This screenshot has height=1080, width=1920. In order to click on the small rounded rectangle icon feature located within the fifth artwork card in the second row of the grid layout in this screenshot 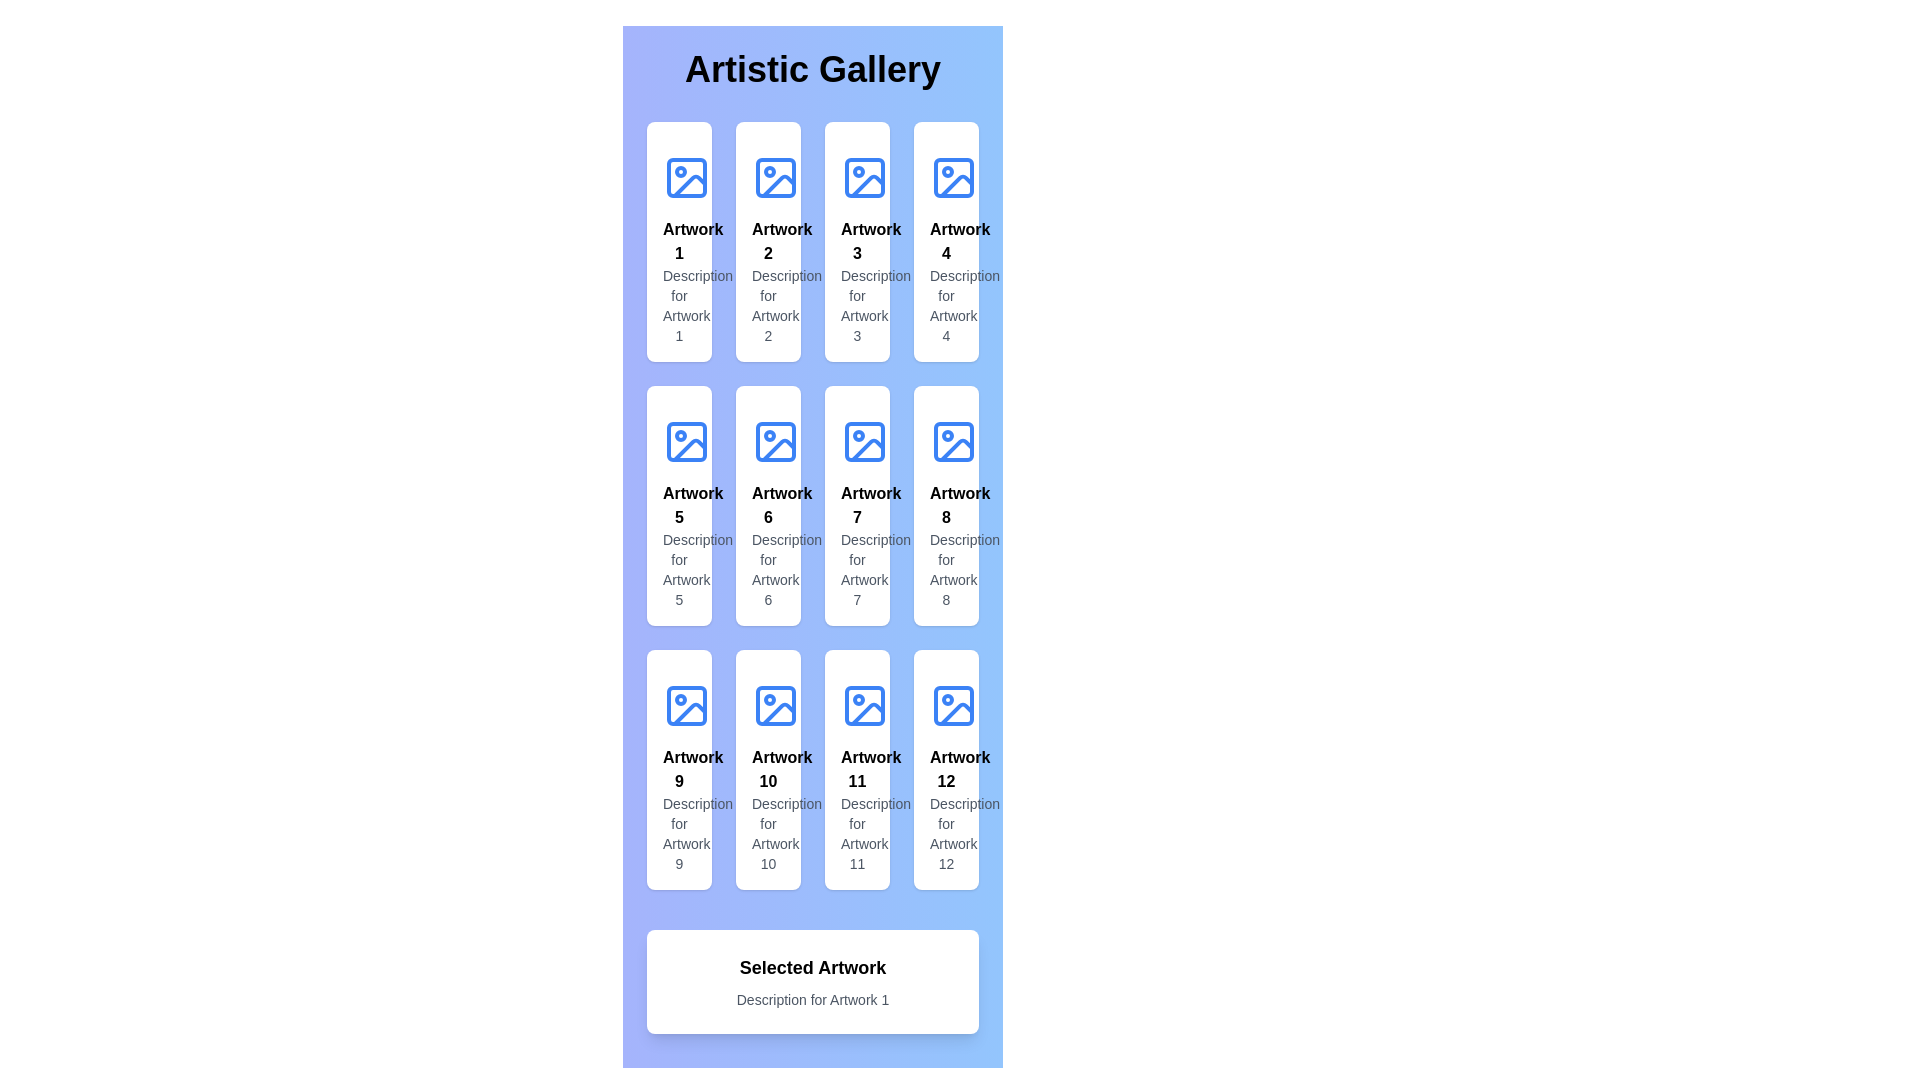, I will do `click(686, 441)`.